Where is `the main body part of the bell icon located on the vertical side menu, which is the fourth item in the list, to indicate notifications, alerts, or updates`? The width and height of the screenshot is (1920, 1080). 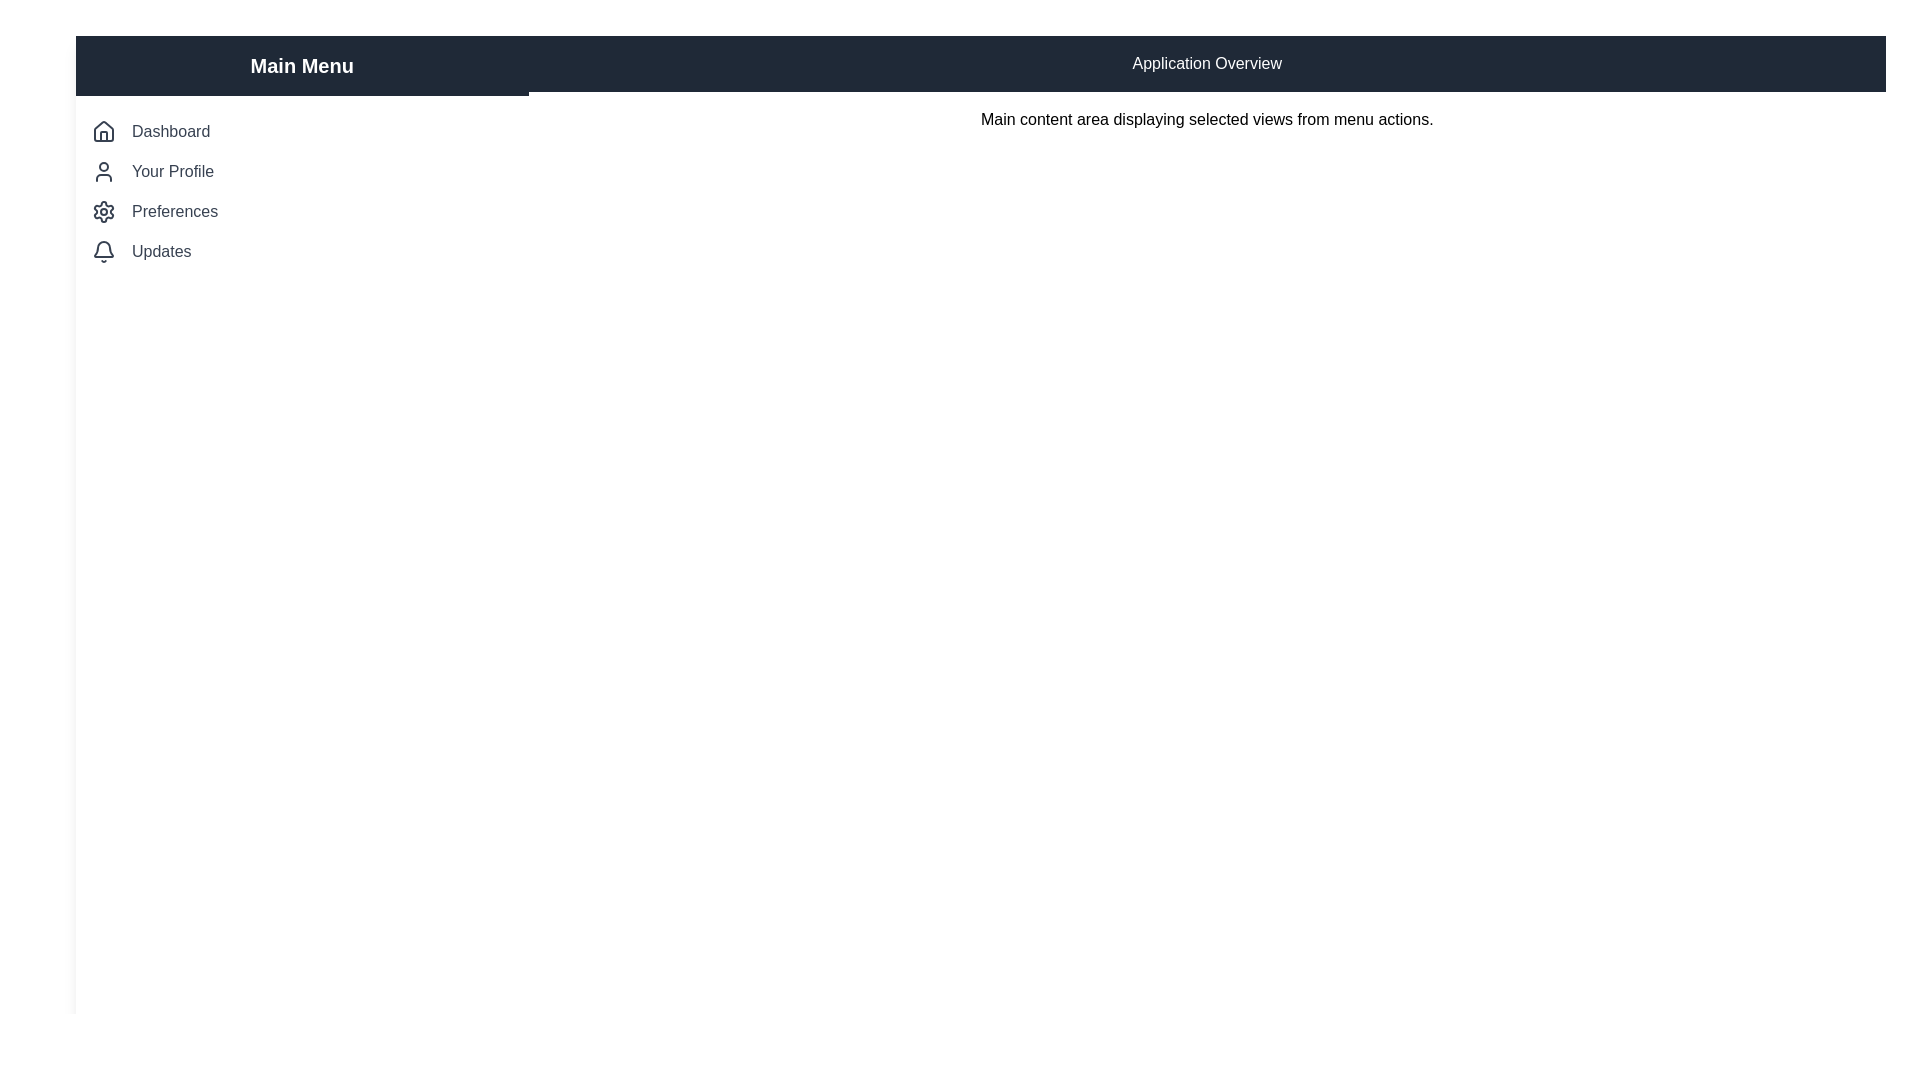
the main body part of the bell icon located on the vertical side menu, which is the fourth item in the list, to indicate notifications, alerts, or updates is located at coordinates (103, 248).